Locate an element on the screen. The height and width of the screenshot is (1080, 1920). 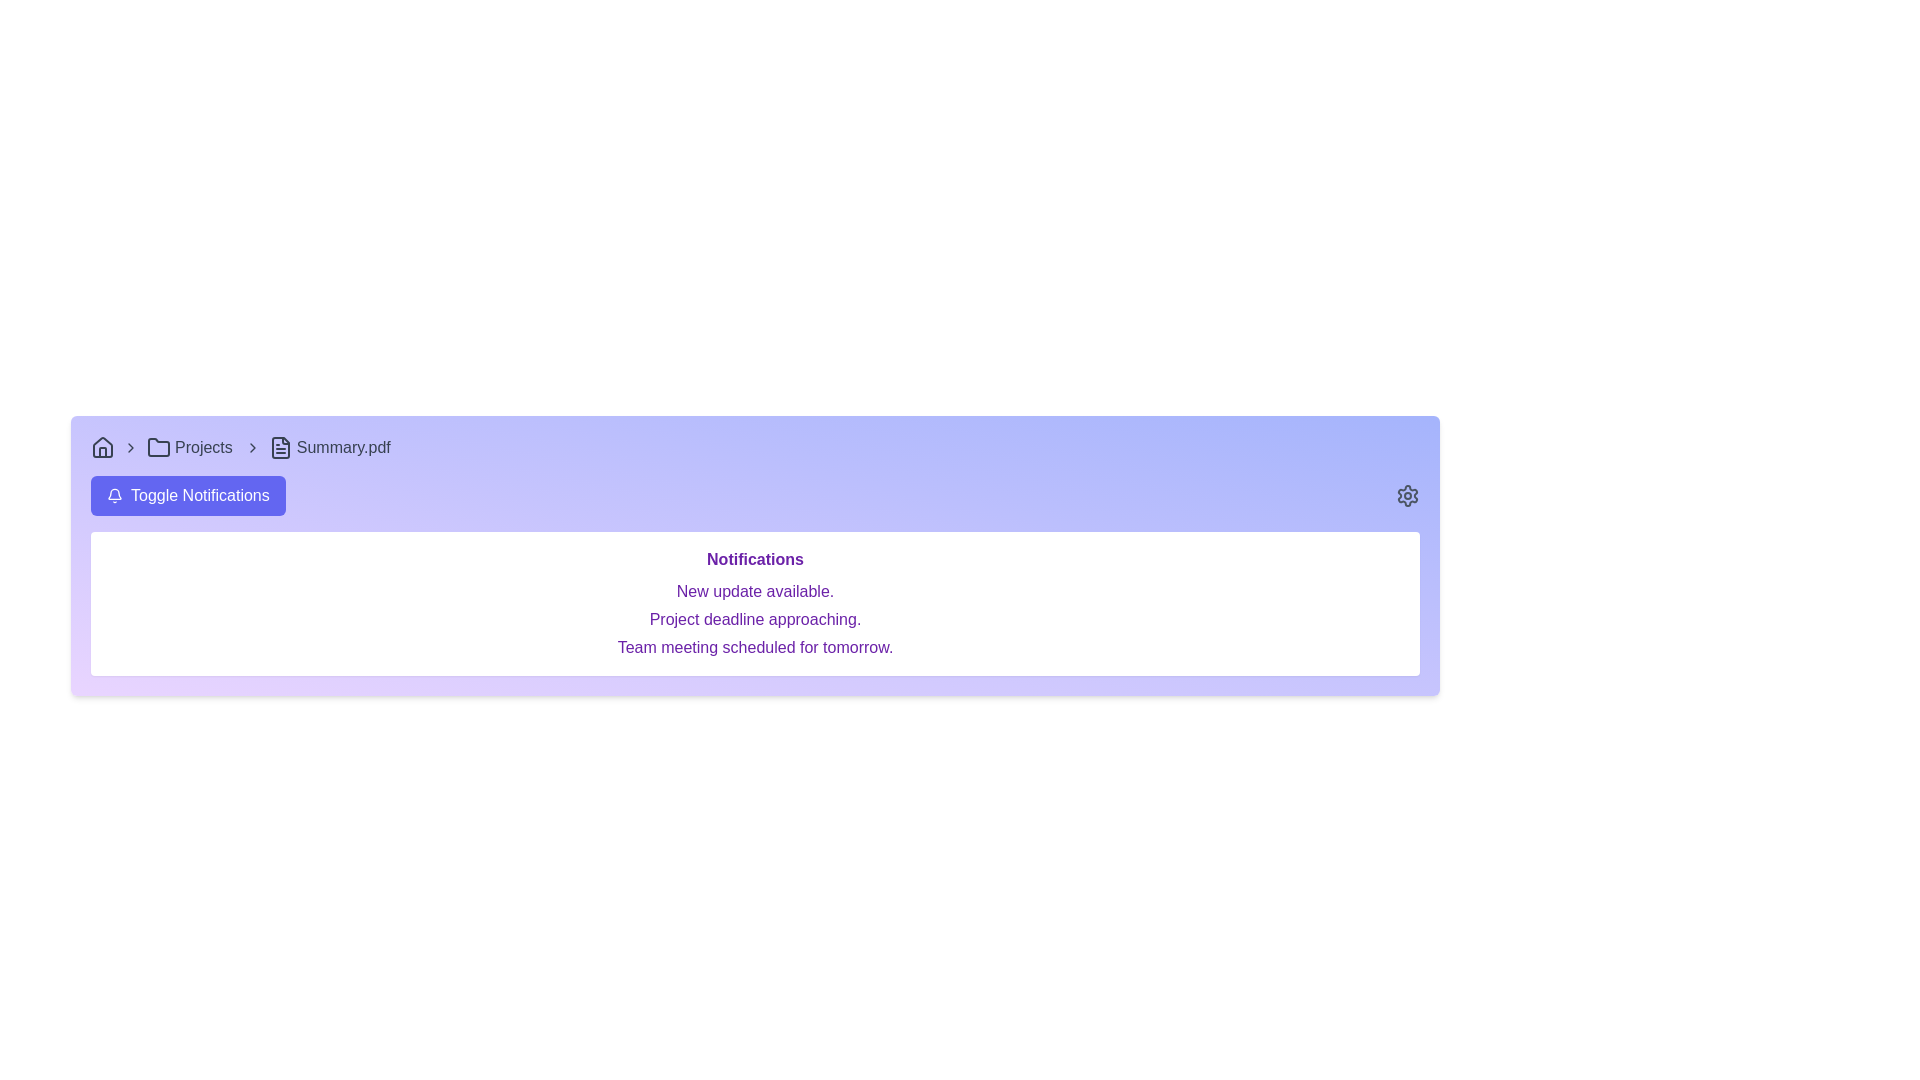
text label that displays 'New update available.' which is styled in purple and is the first item in the Notifications section is located at coordinates (754, 590).